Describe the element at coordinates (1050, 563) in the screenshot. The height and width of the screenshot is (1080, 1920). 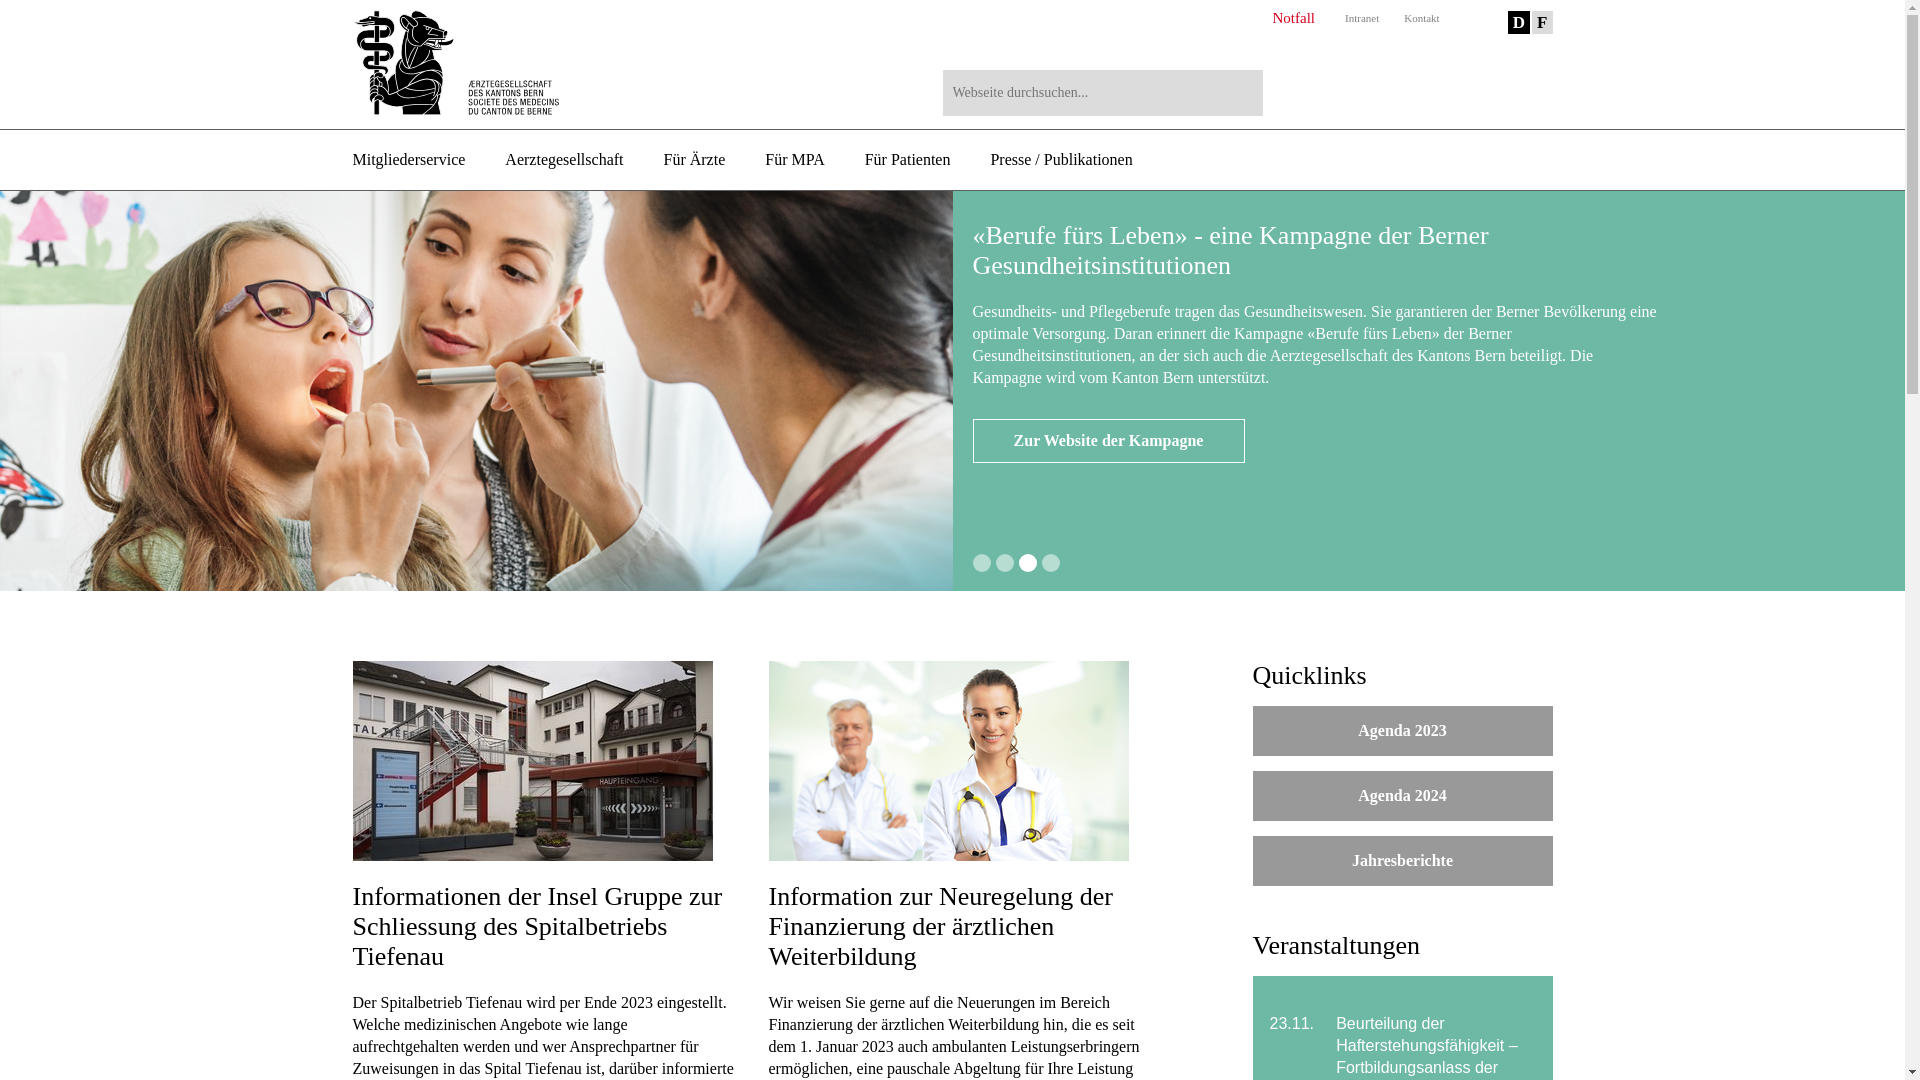
I see `'4'` at that location.